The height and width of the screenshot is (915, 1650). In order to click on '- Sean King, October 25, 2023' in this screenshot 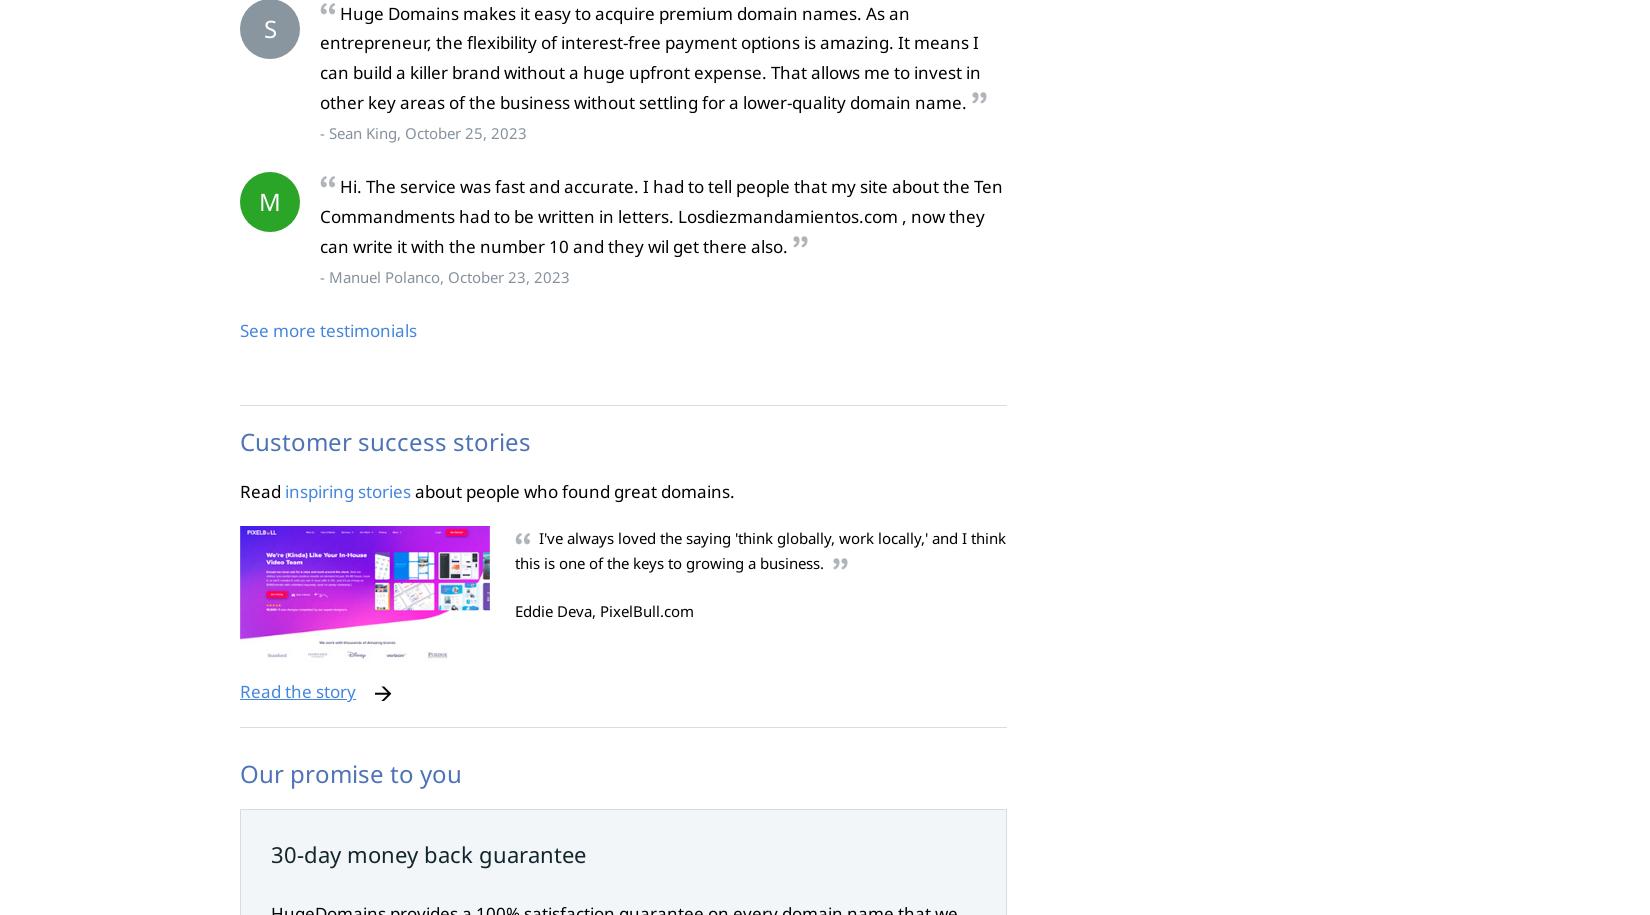, I will do `click(422, 132)`.